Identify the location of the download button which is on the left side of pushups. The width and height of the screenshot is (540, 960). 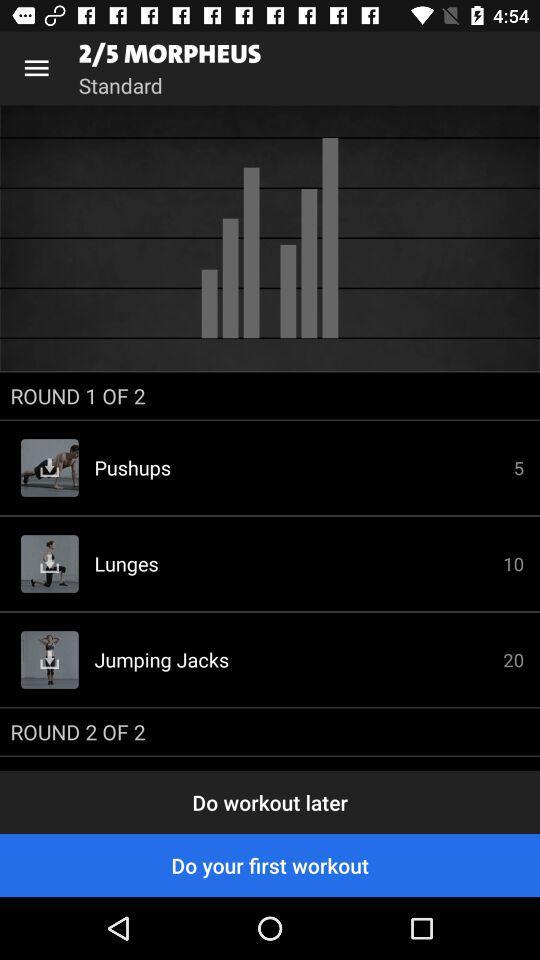
(50, 468).